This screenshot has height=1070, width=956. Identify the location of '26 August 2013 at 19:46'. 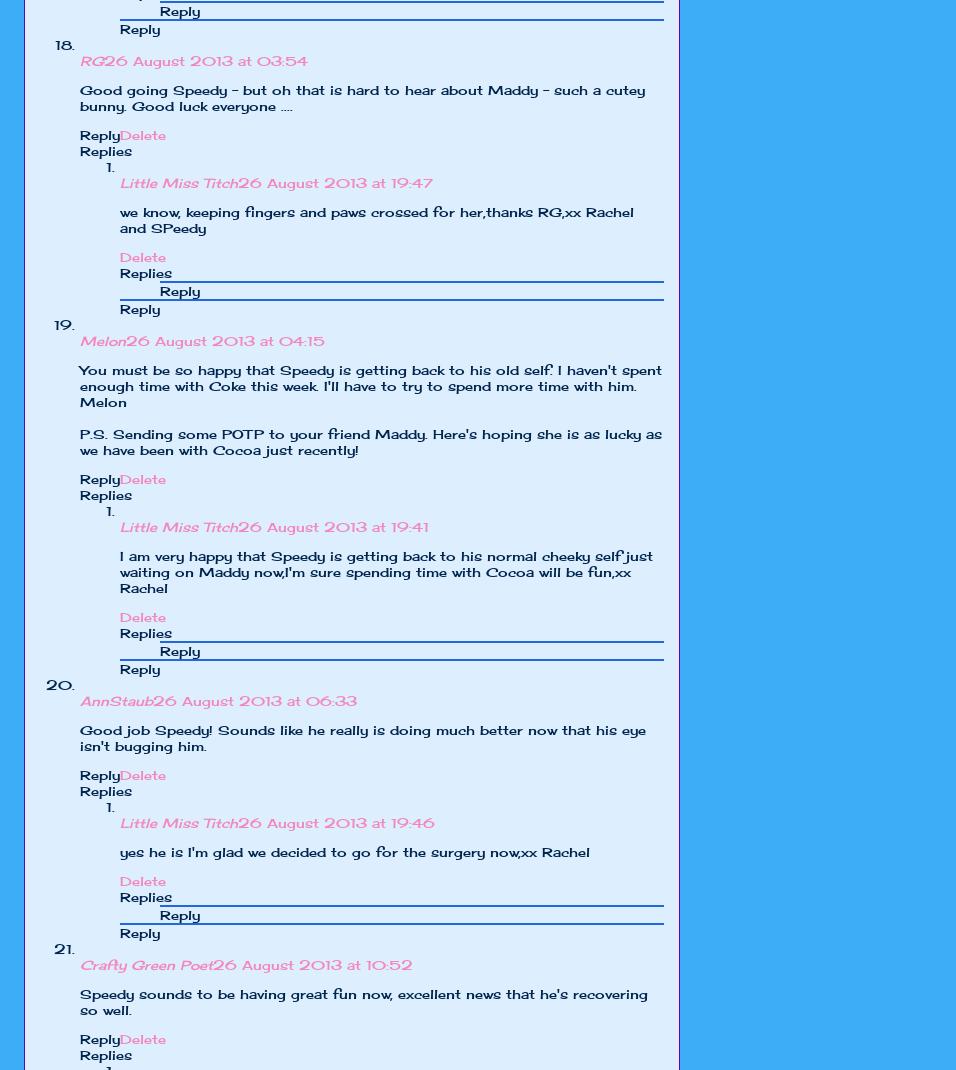
(335, 823).